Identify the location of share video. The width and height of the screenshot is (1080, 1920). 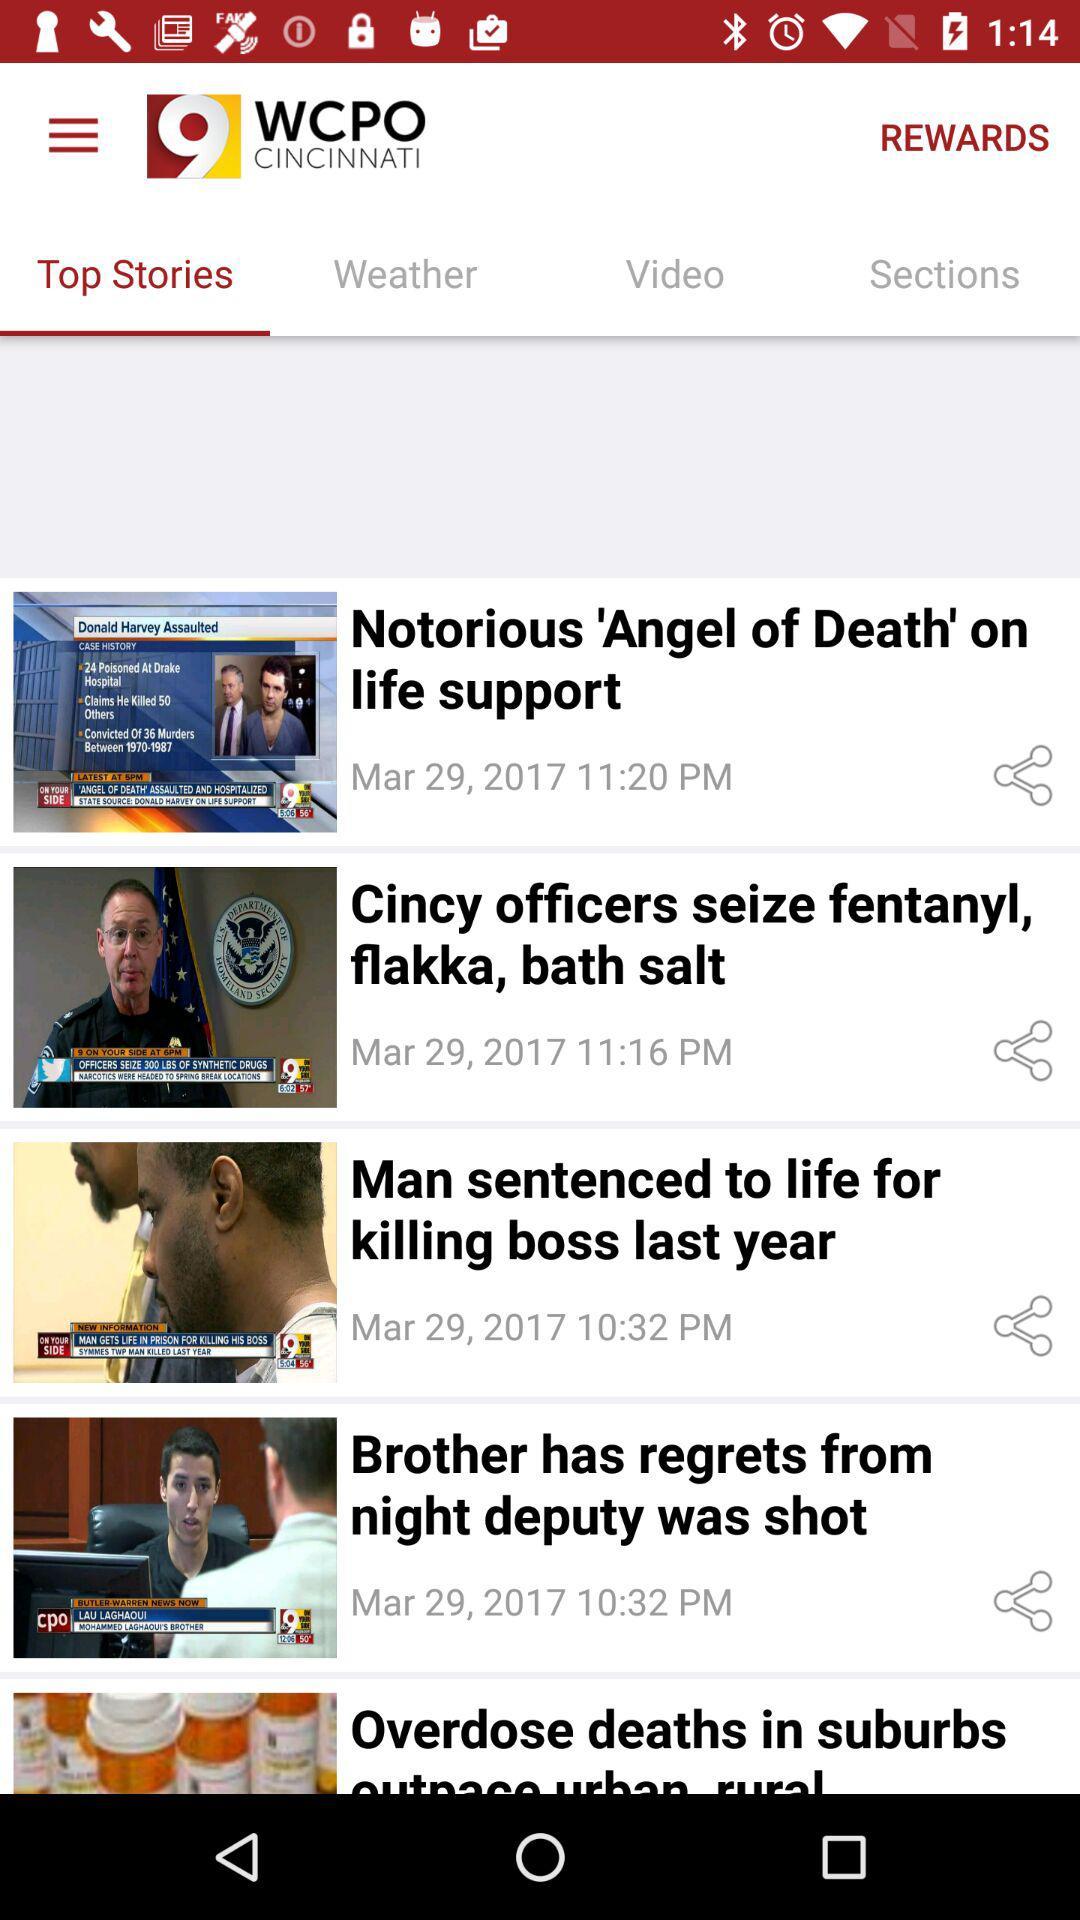
(1027, 1326).